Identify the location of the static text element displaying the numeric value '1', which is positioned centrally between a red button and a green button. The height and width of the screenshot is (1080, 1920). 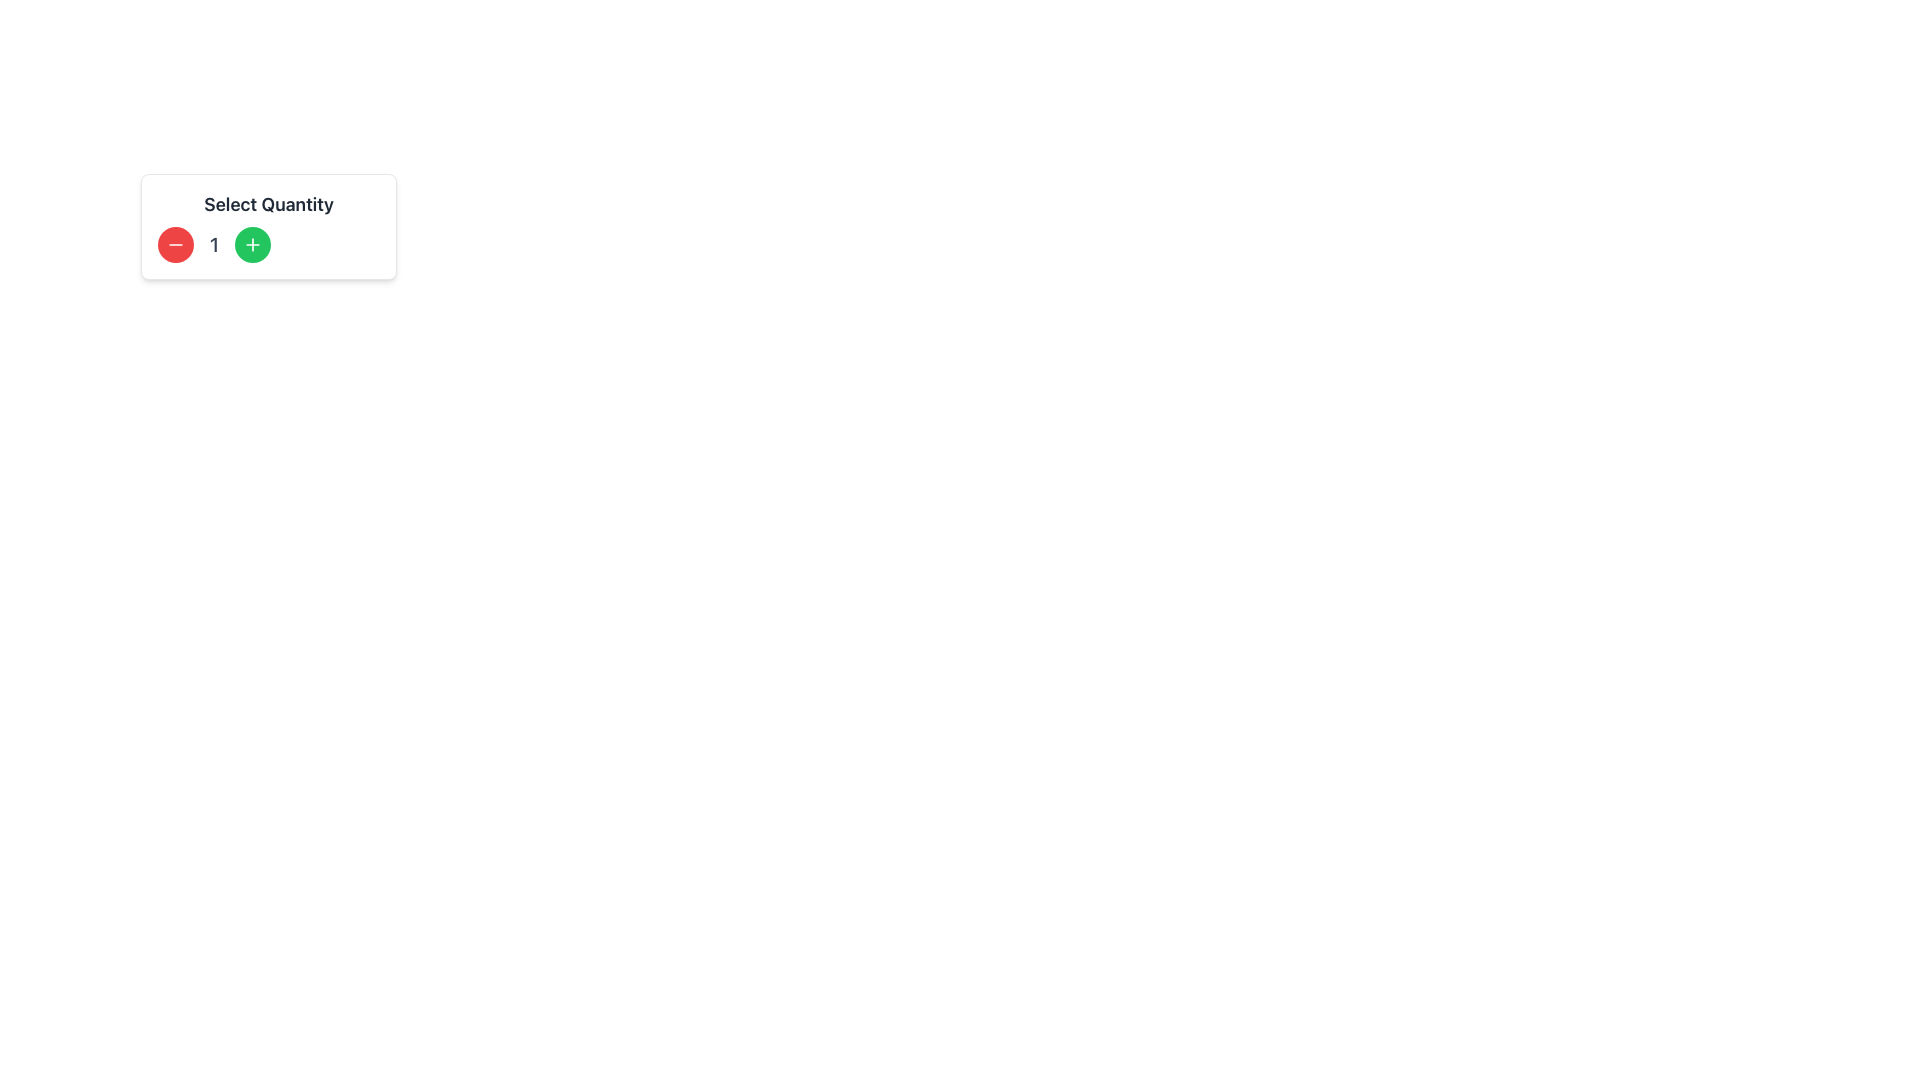
(214, 244).